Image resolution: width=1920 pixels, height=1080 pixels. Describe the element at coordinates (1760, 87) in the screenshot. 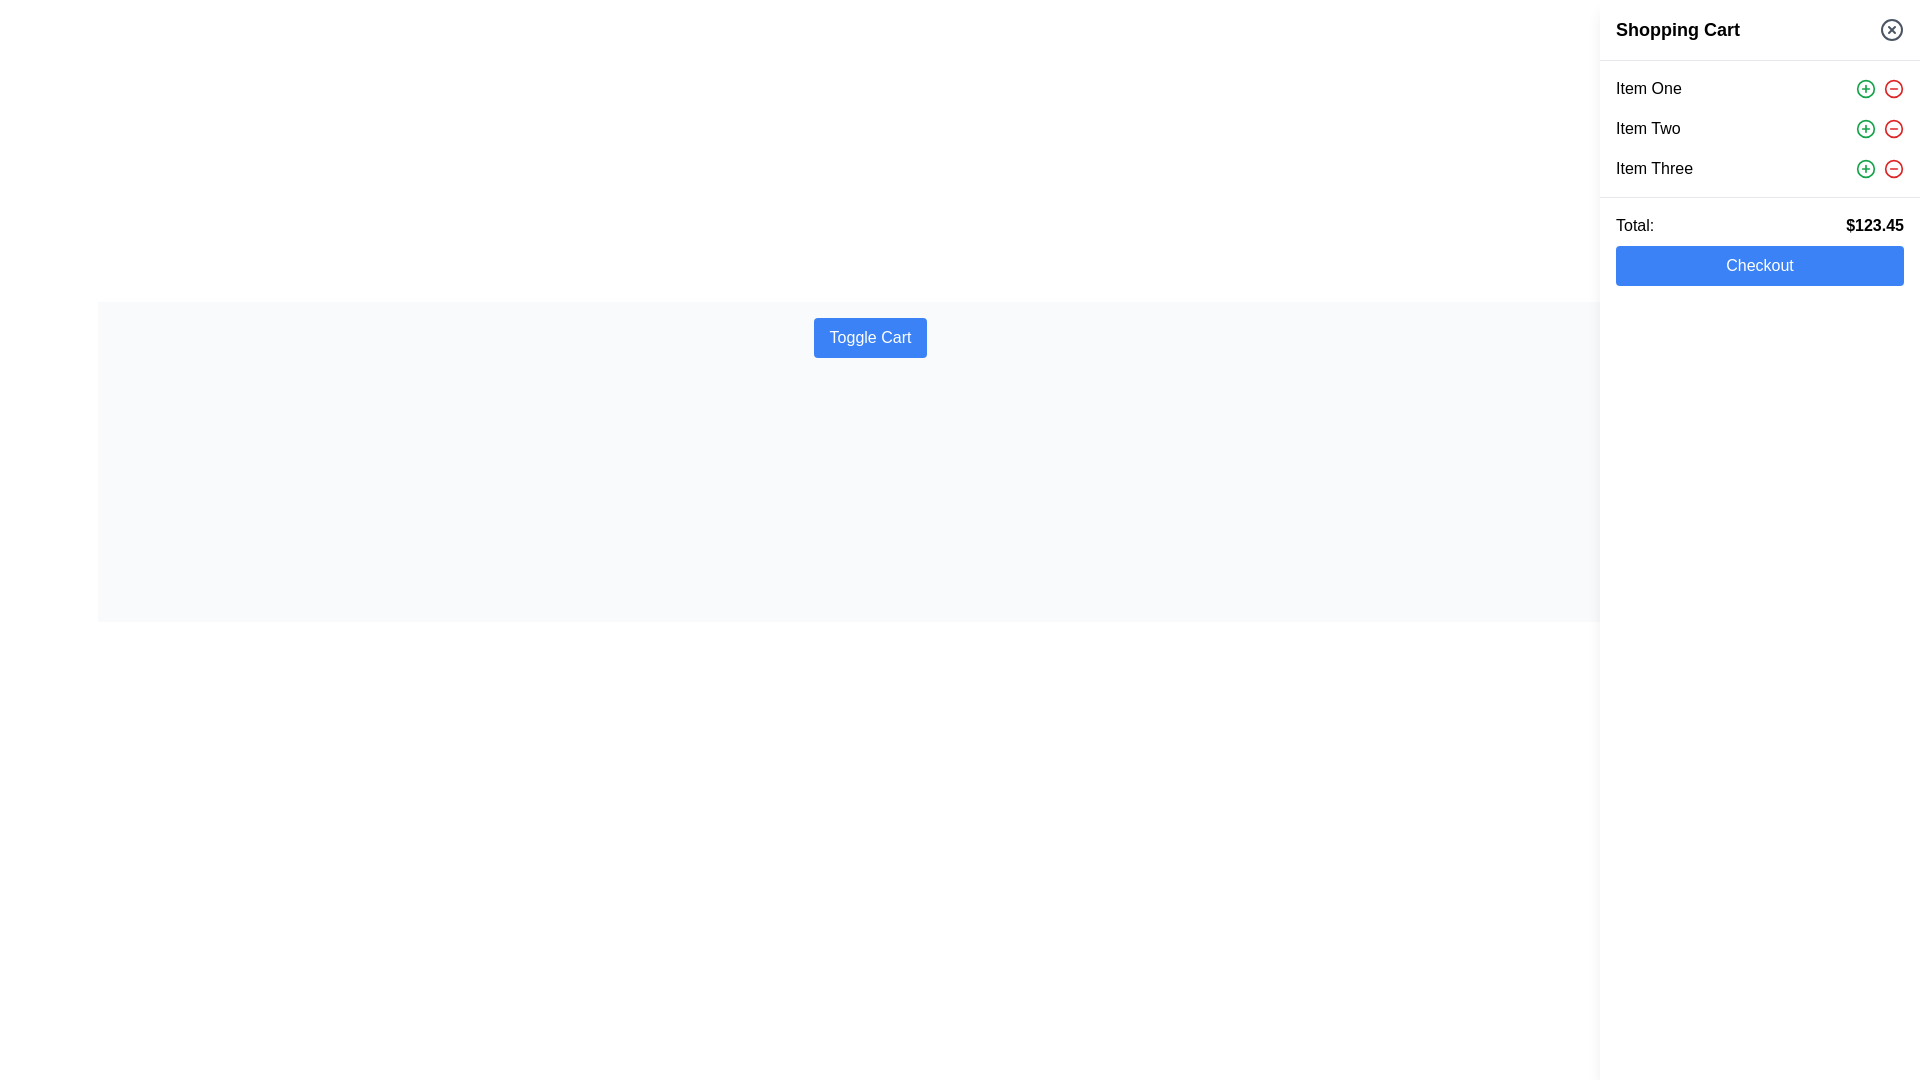

I see `the first item labeled 'Item One'` at that location.